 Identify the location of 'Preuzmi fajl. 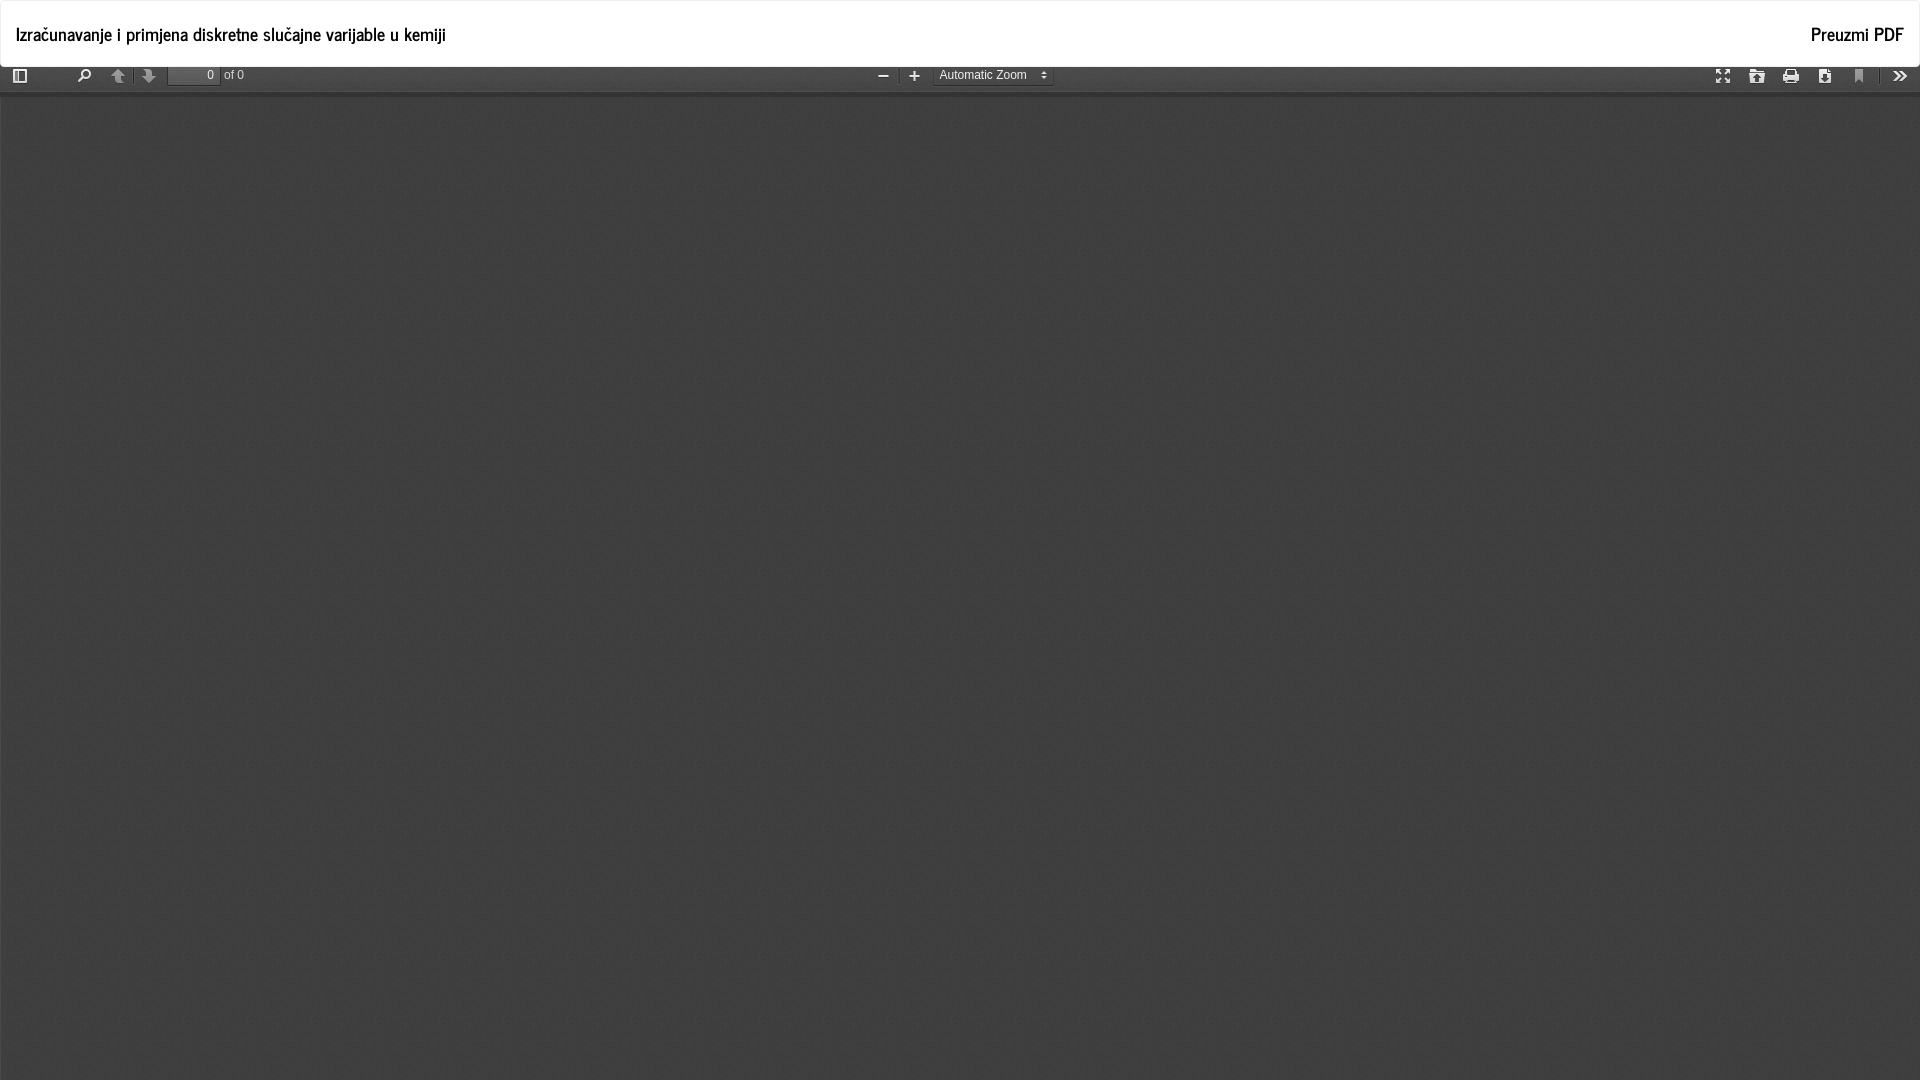
(1856, 33).